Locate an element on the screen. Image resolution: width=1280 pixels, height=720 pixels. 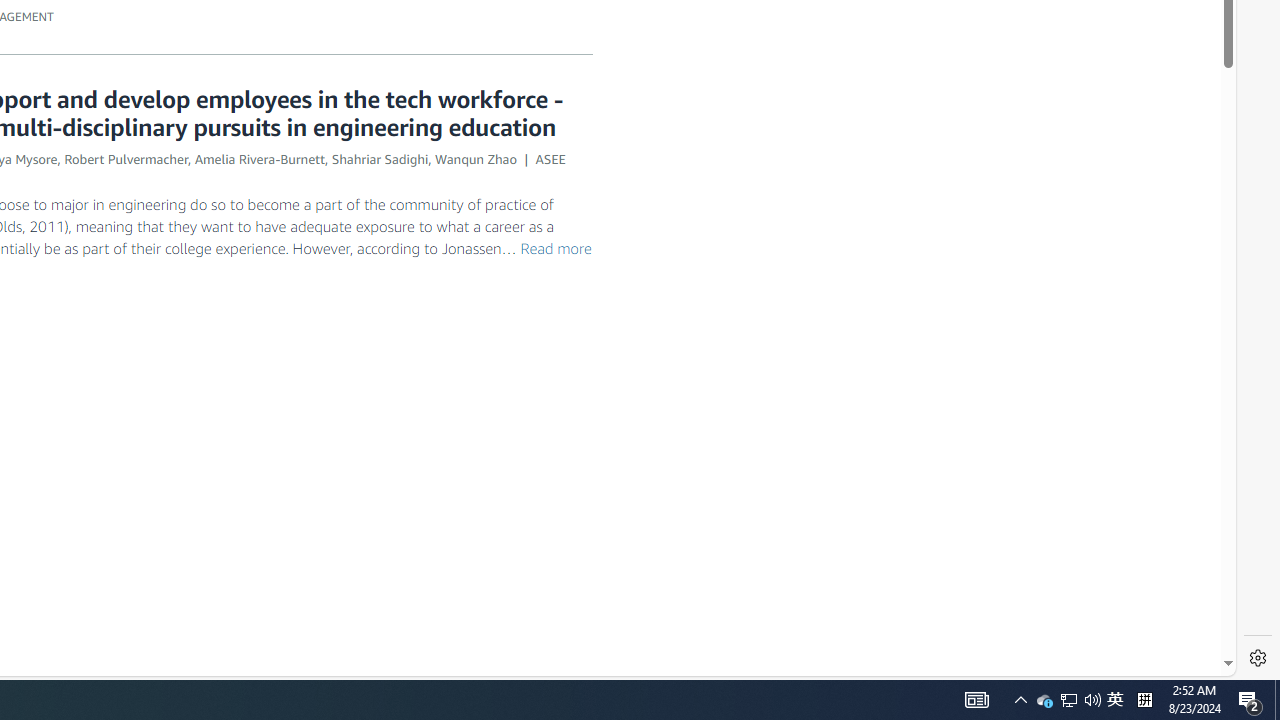
'Robert Pulvermacher' is located at coordinates (125, 157).